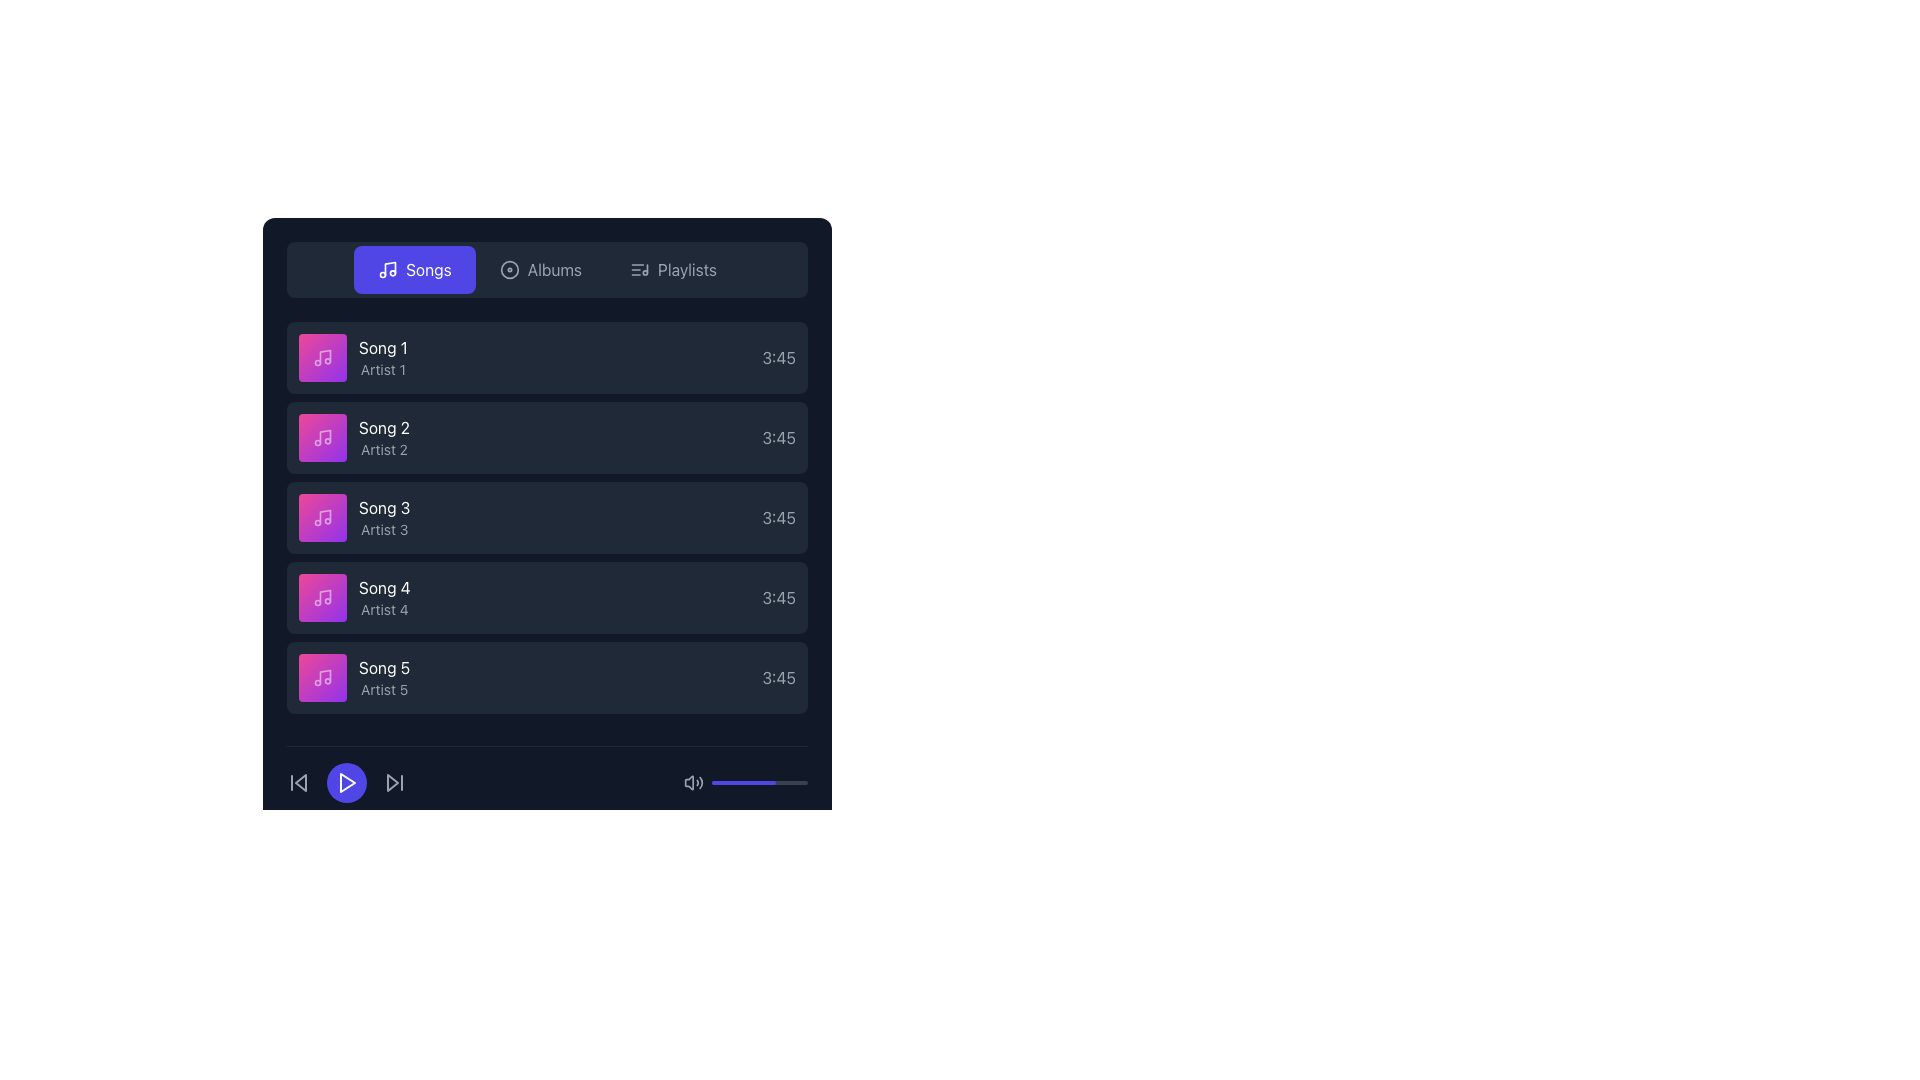  What do you see at coordinates (726, 782) in the screenshot?
I see `the volume slider` at bounding box center [726, 782].